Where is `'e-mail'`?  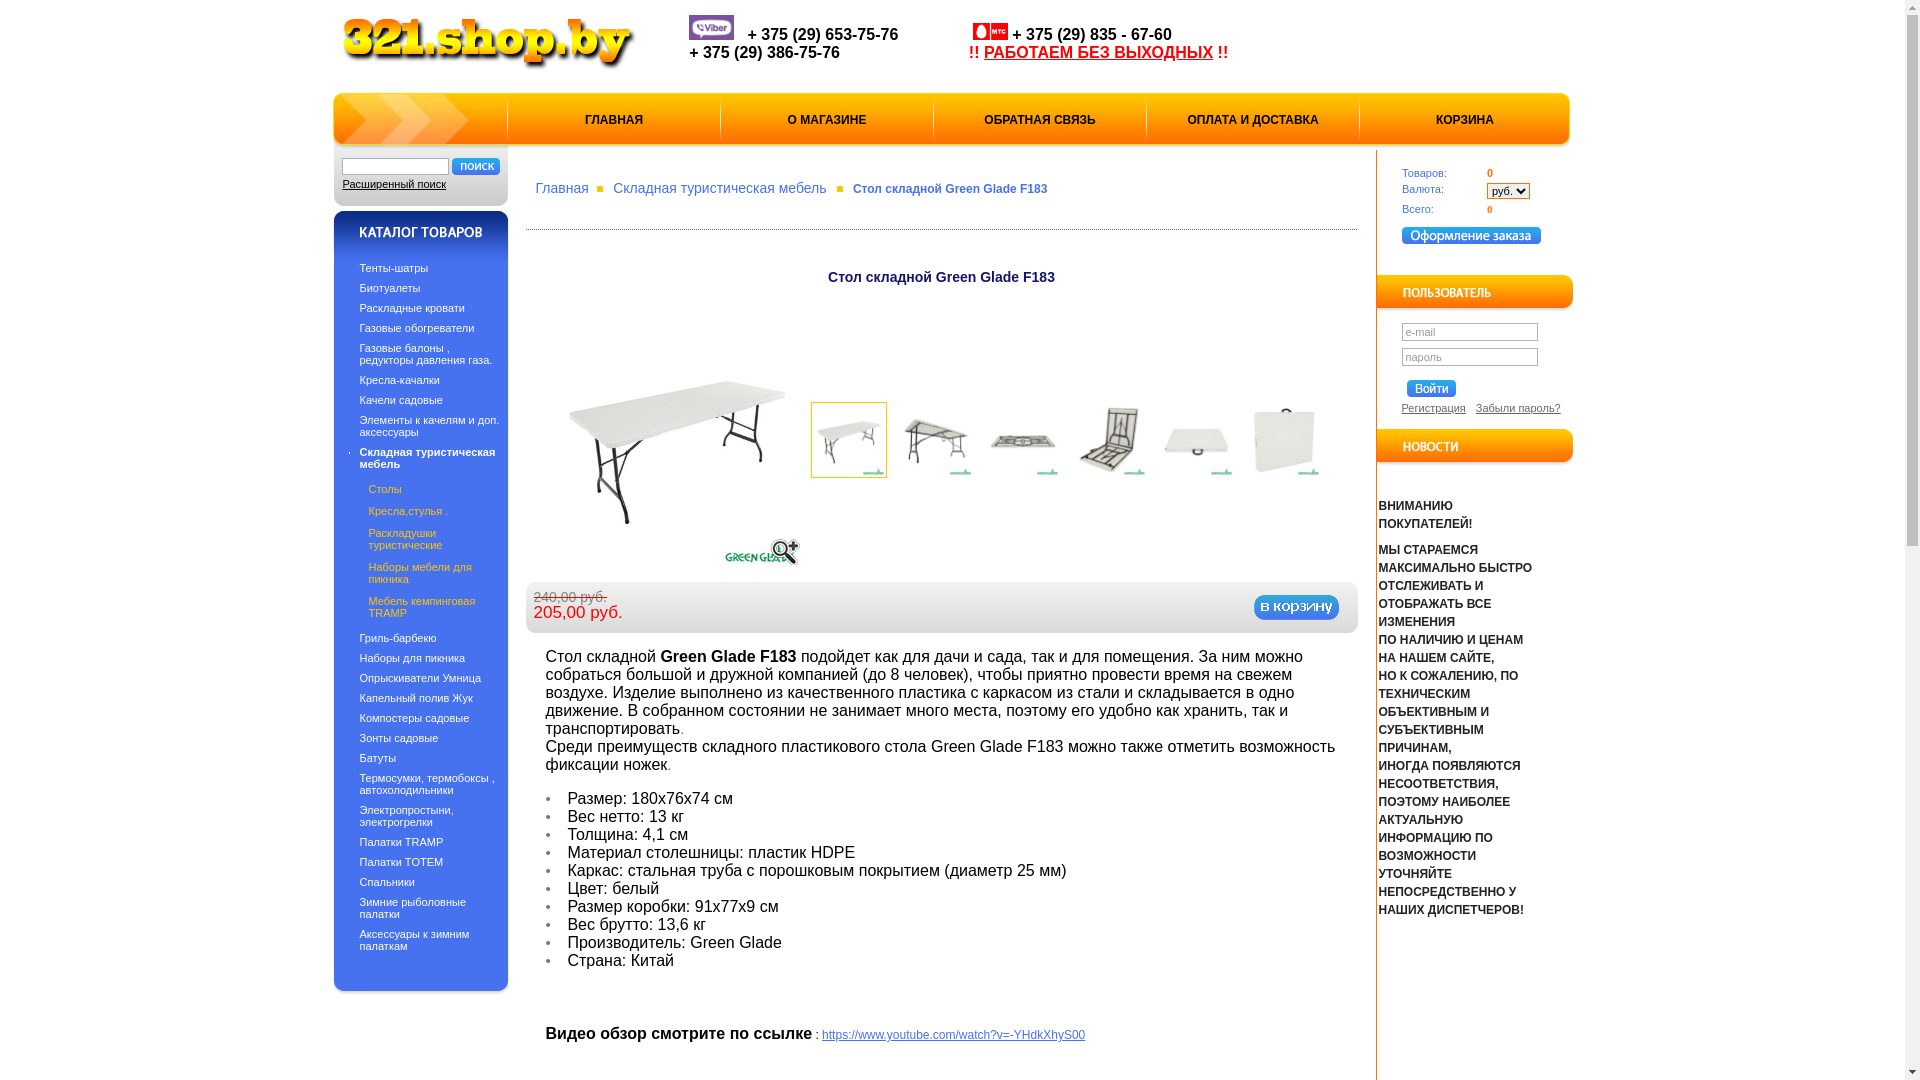 'e-mail' is located at coordinates (1468, 330).